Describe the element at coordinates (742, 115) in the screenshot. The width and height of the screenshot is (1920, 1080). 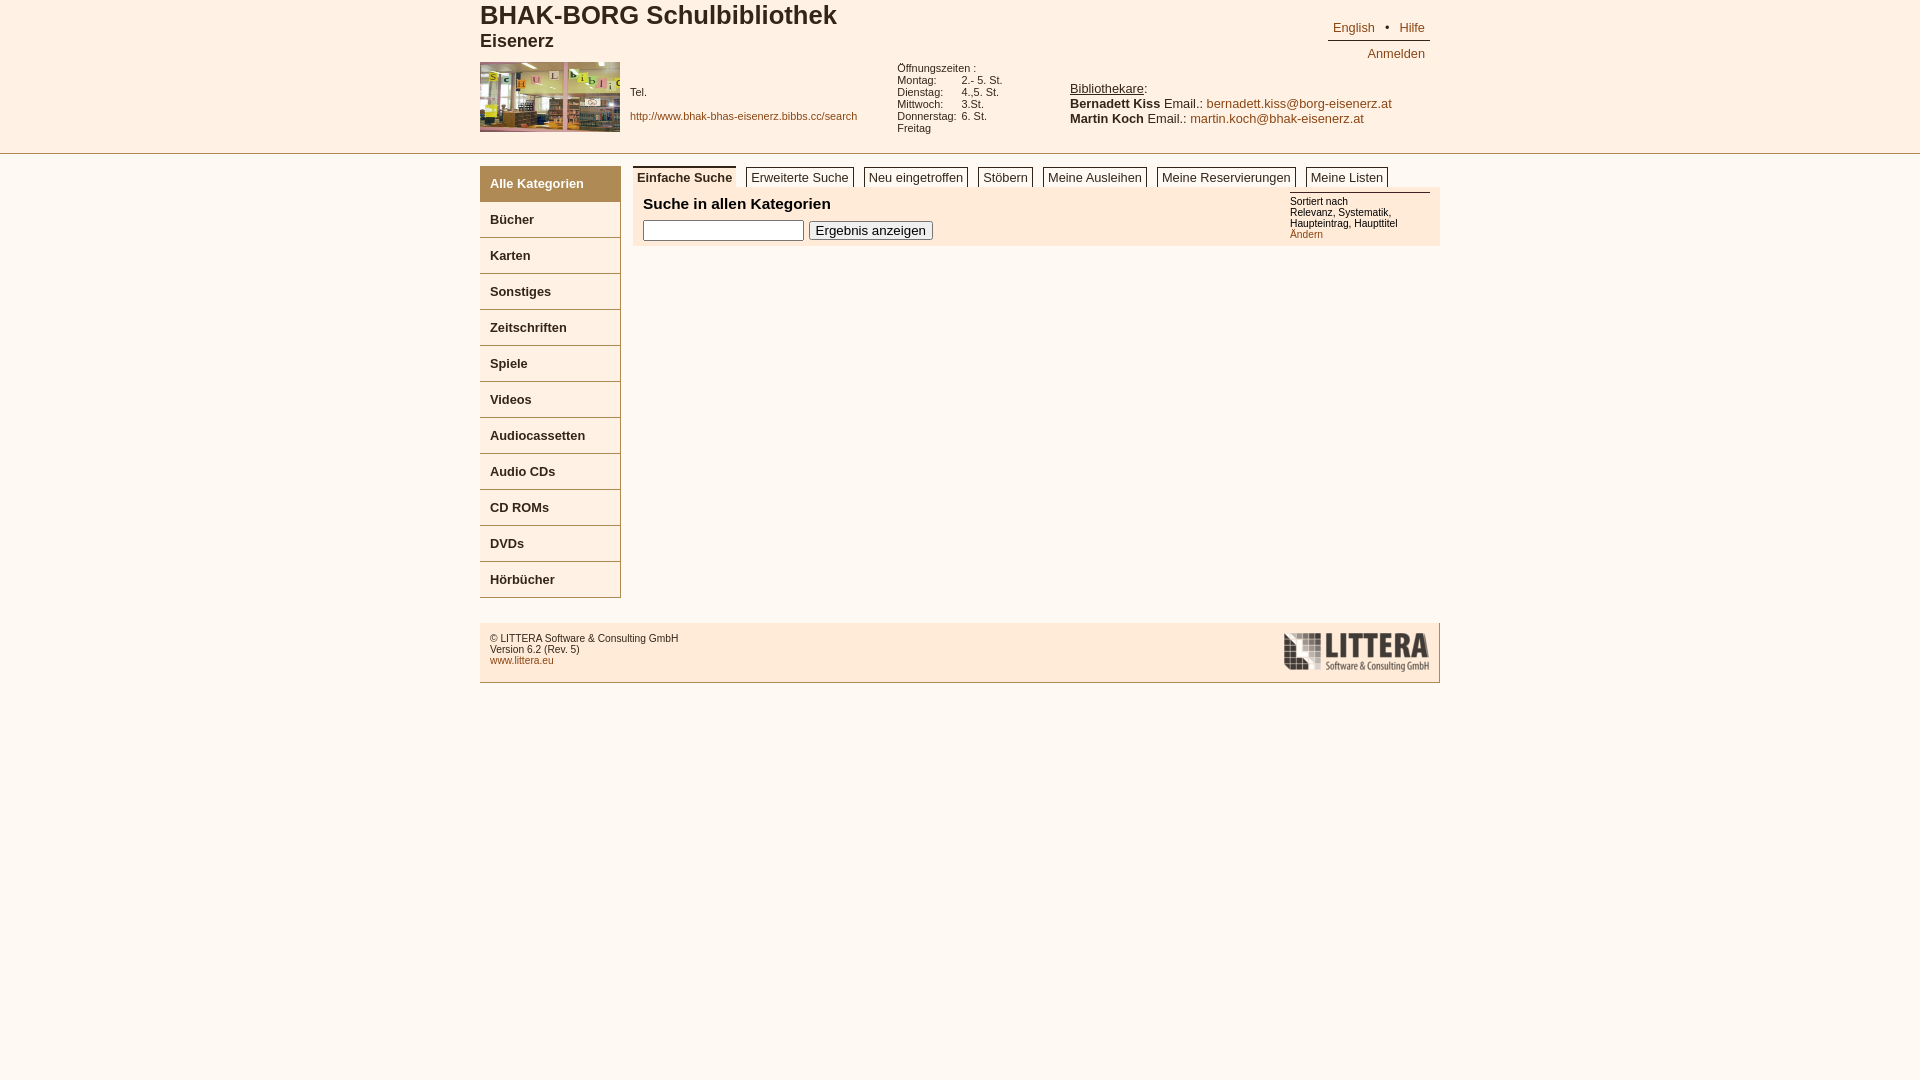
I see `'http://www.bhak-bhas-eisenerz.bibbs.cc/search'` at that location.